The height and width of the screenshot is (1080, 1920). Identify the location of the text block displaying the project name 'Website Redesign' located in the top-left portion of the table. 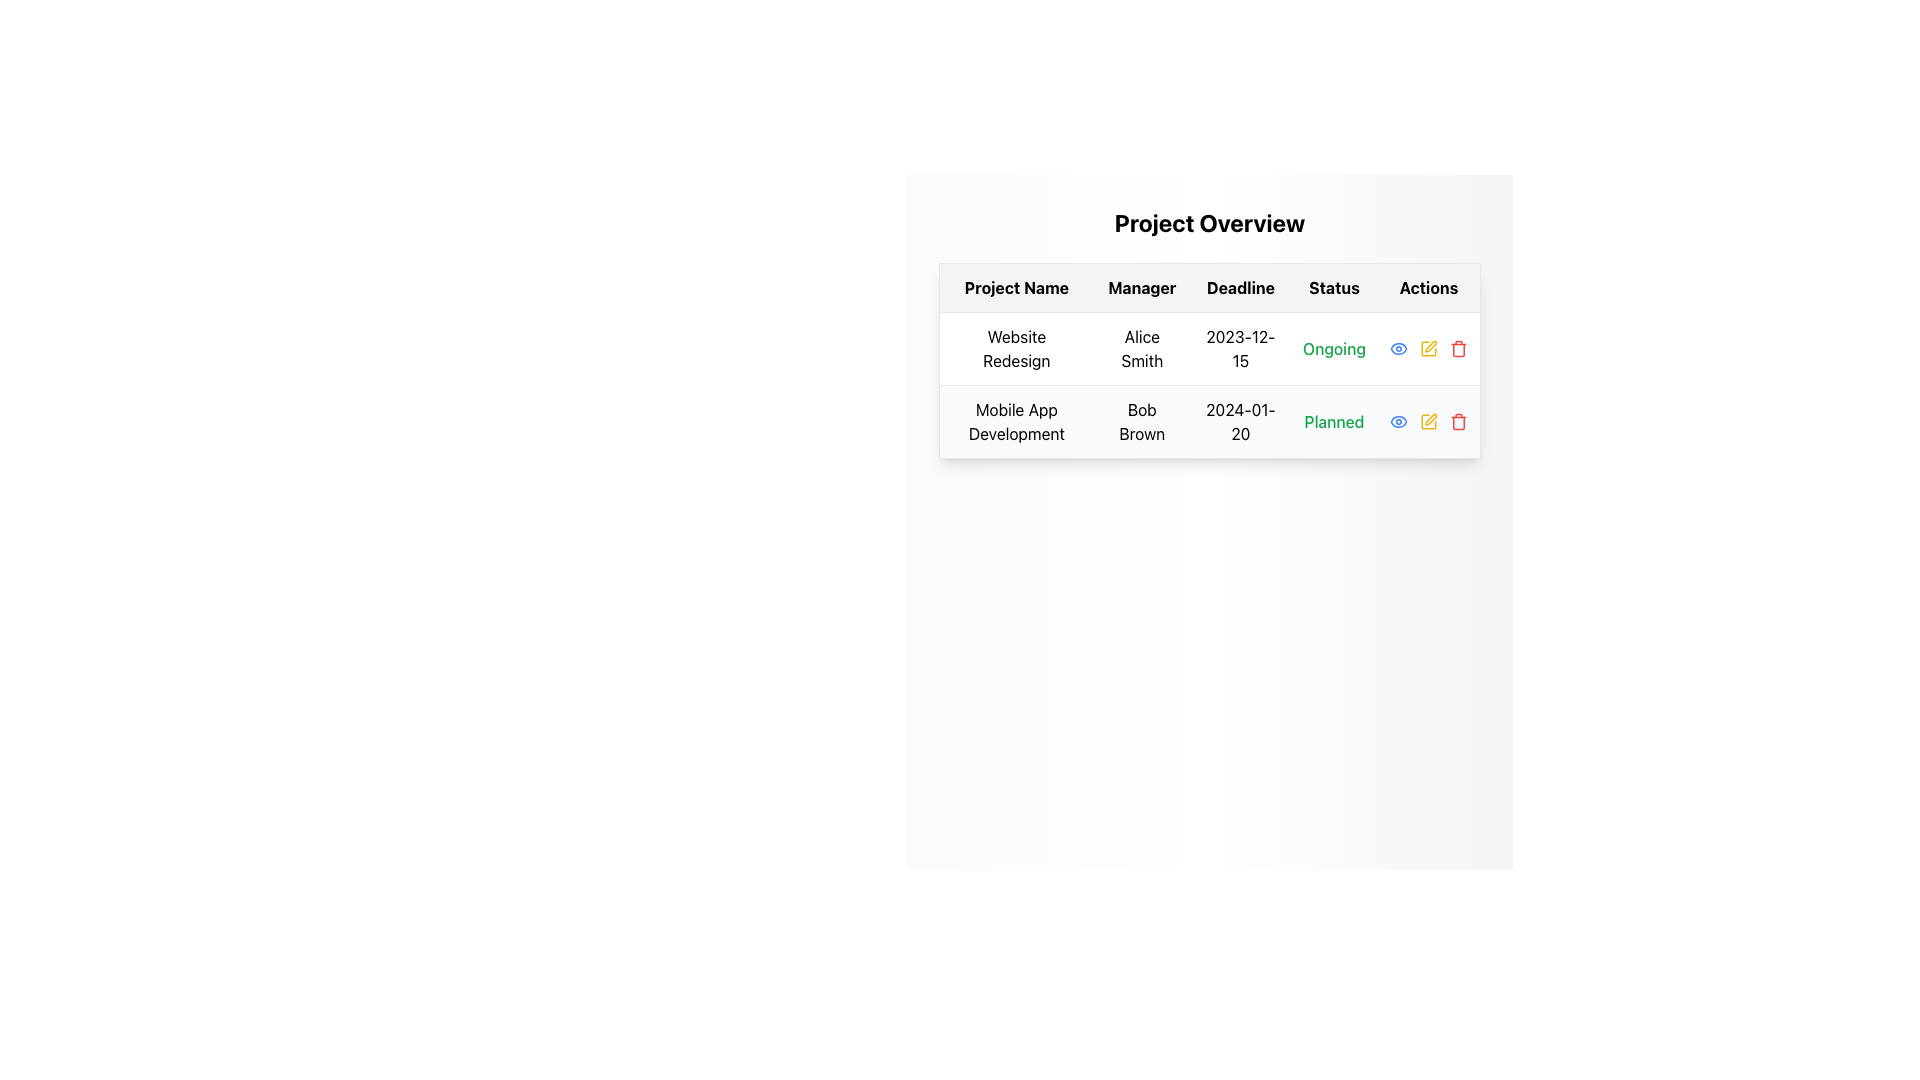
(1016, 347).